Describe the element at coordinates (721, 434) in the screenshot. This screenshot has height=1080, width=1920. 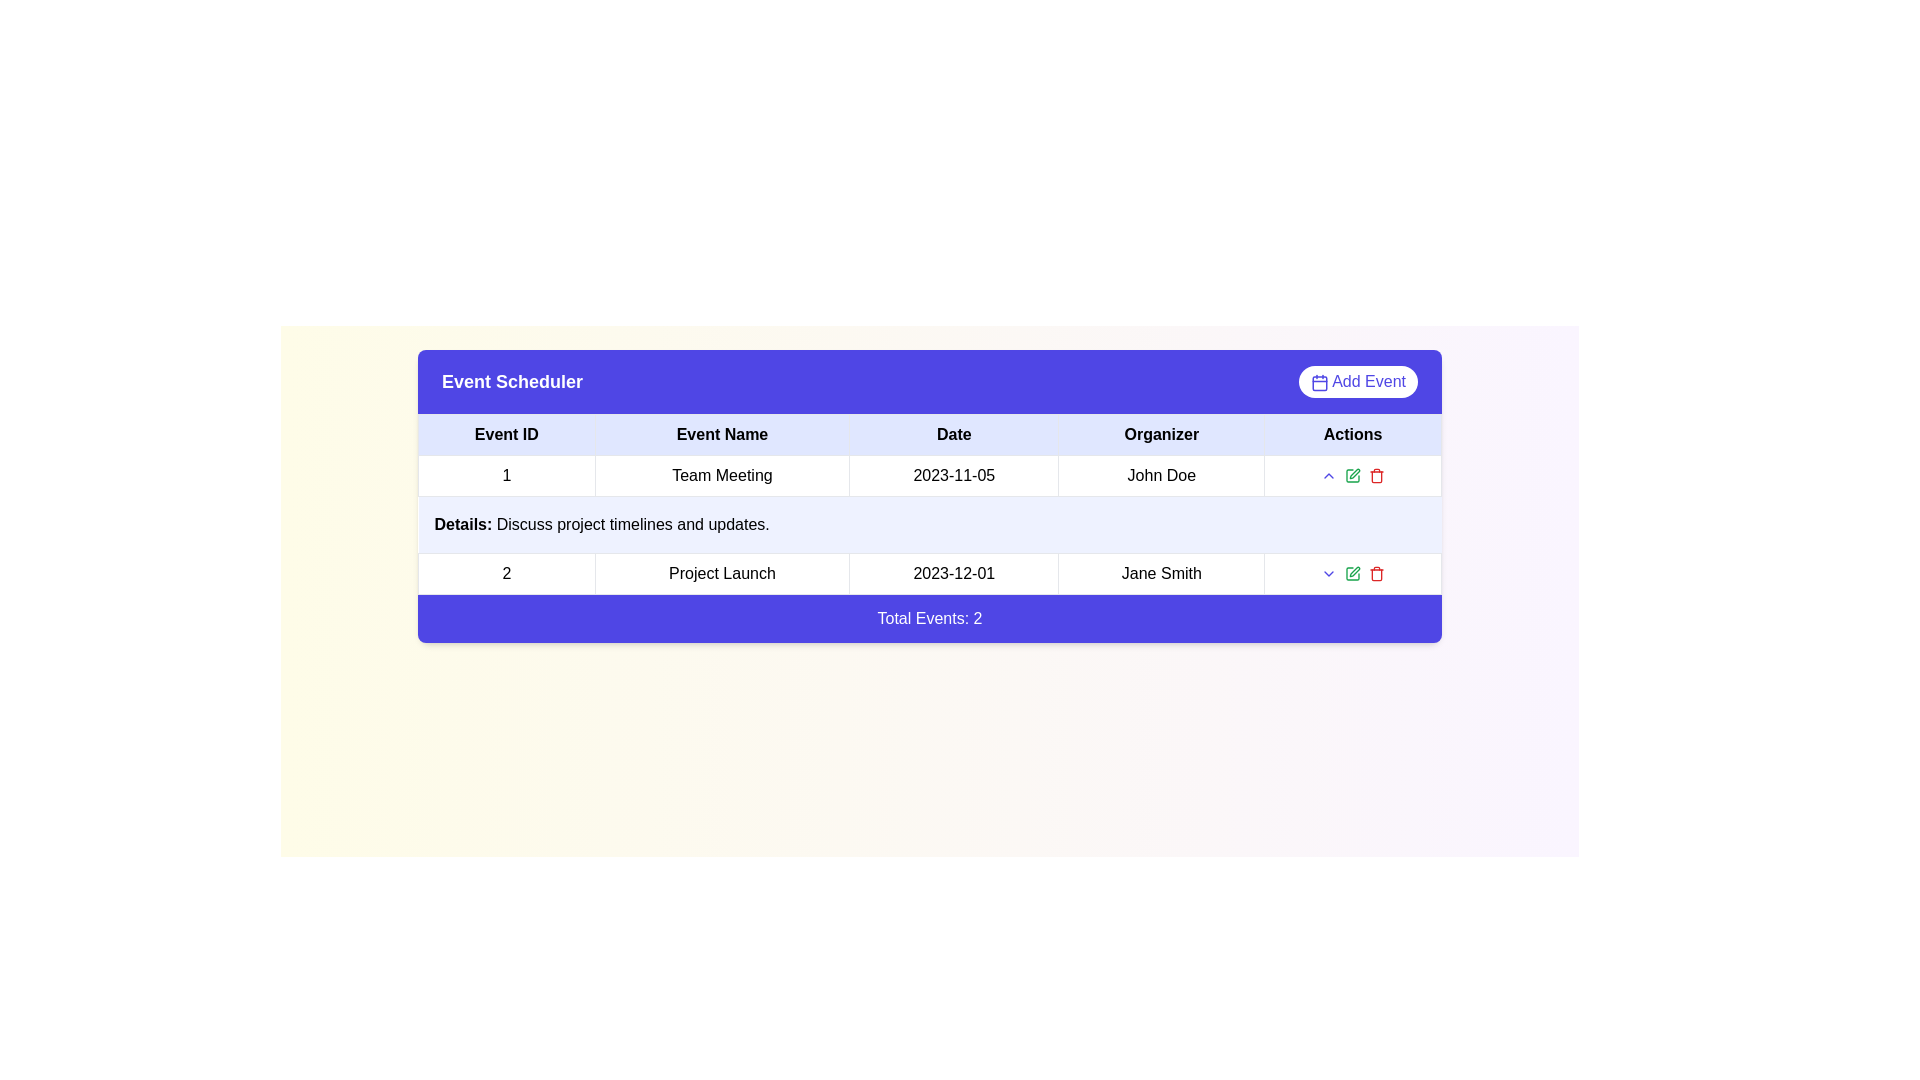
I see `the Text label that serves as a column header for event names, located as the second cell in the header row of the table, positioned to the right of 'Event ID' and to the left of 'Date'` at that location.